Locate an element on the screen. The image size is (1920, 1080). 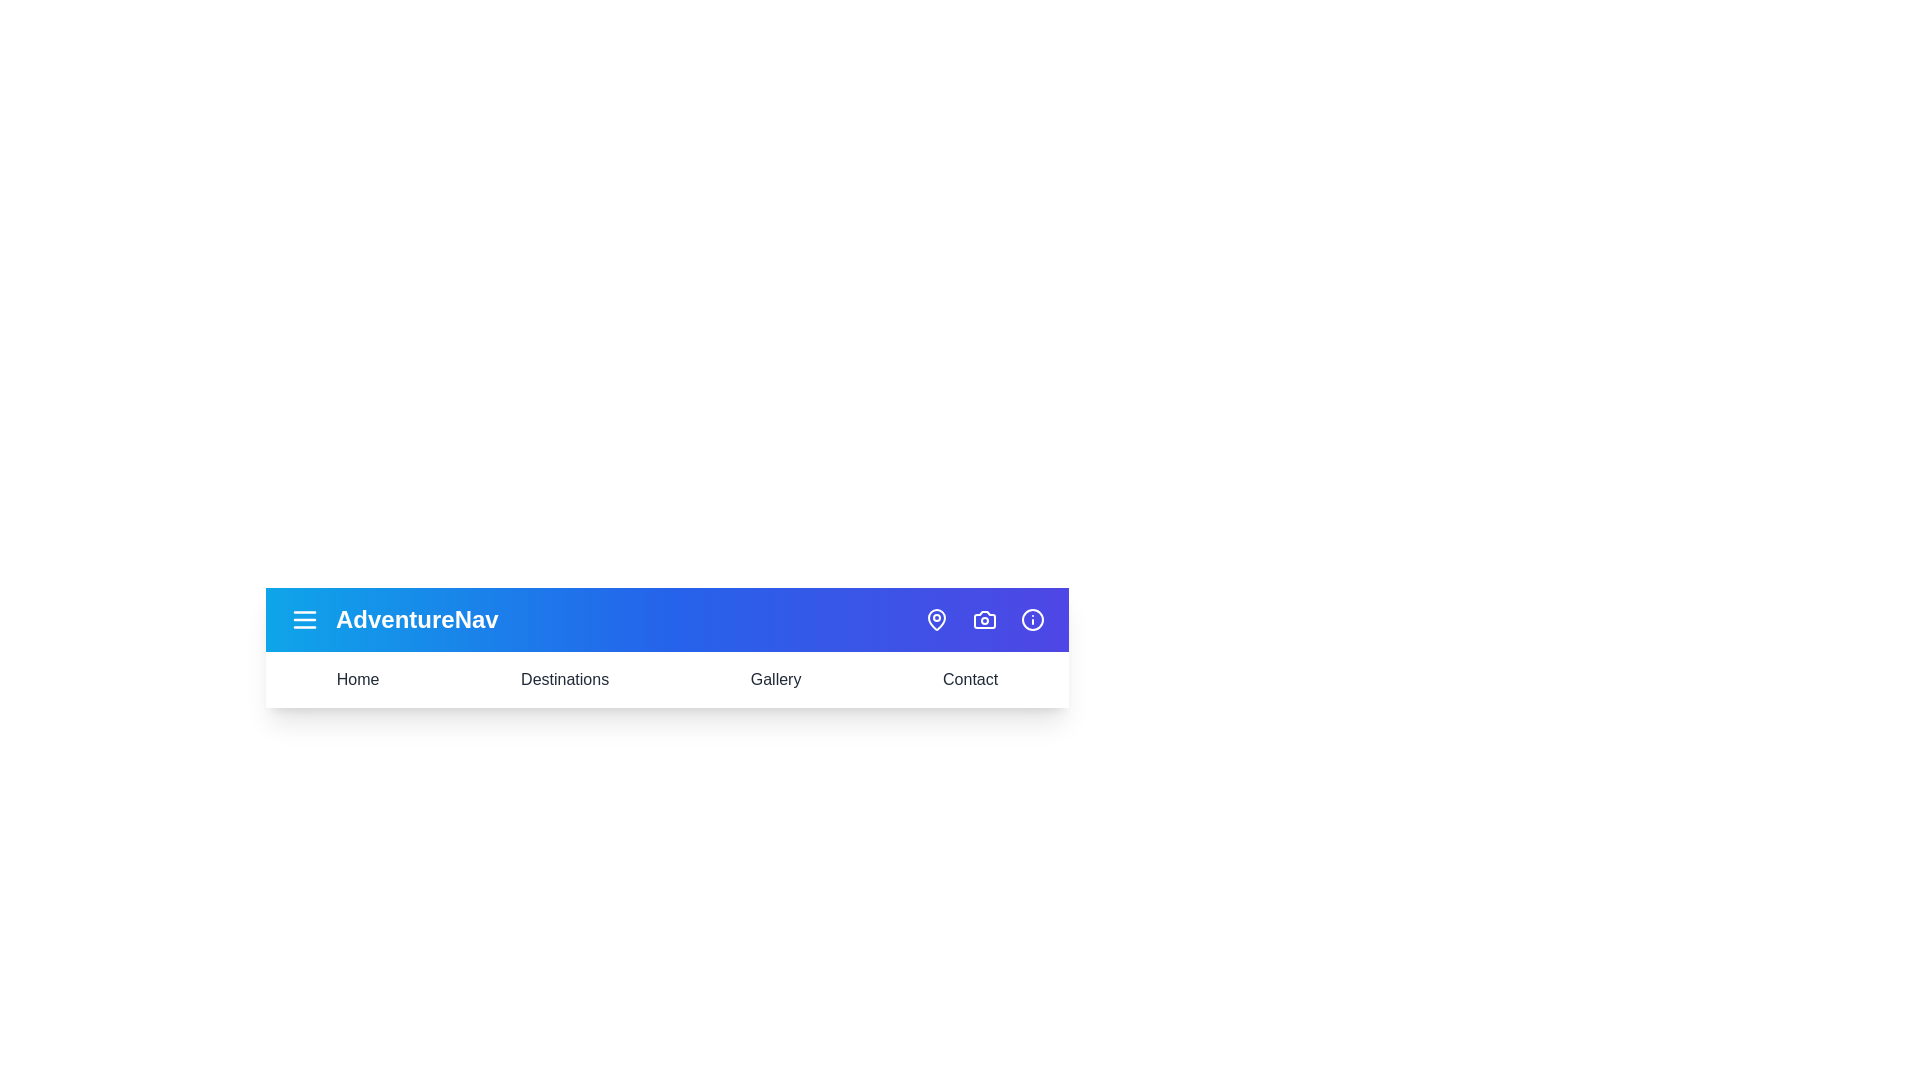
the text of the element Gallery for copying or inspection is located at coordinates (775, 678).